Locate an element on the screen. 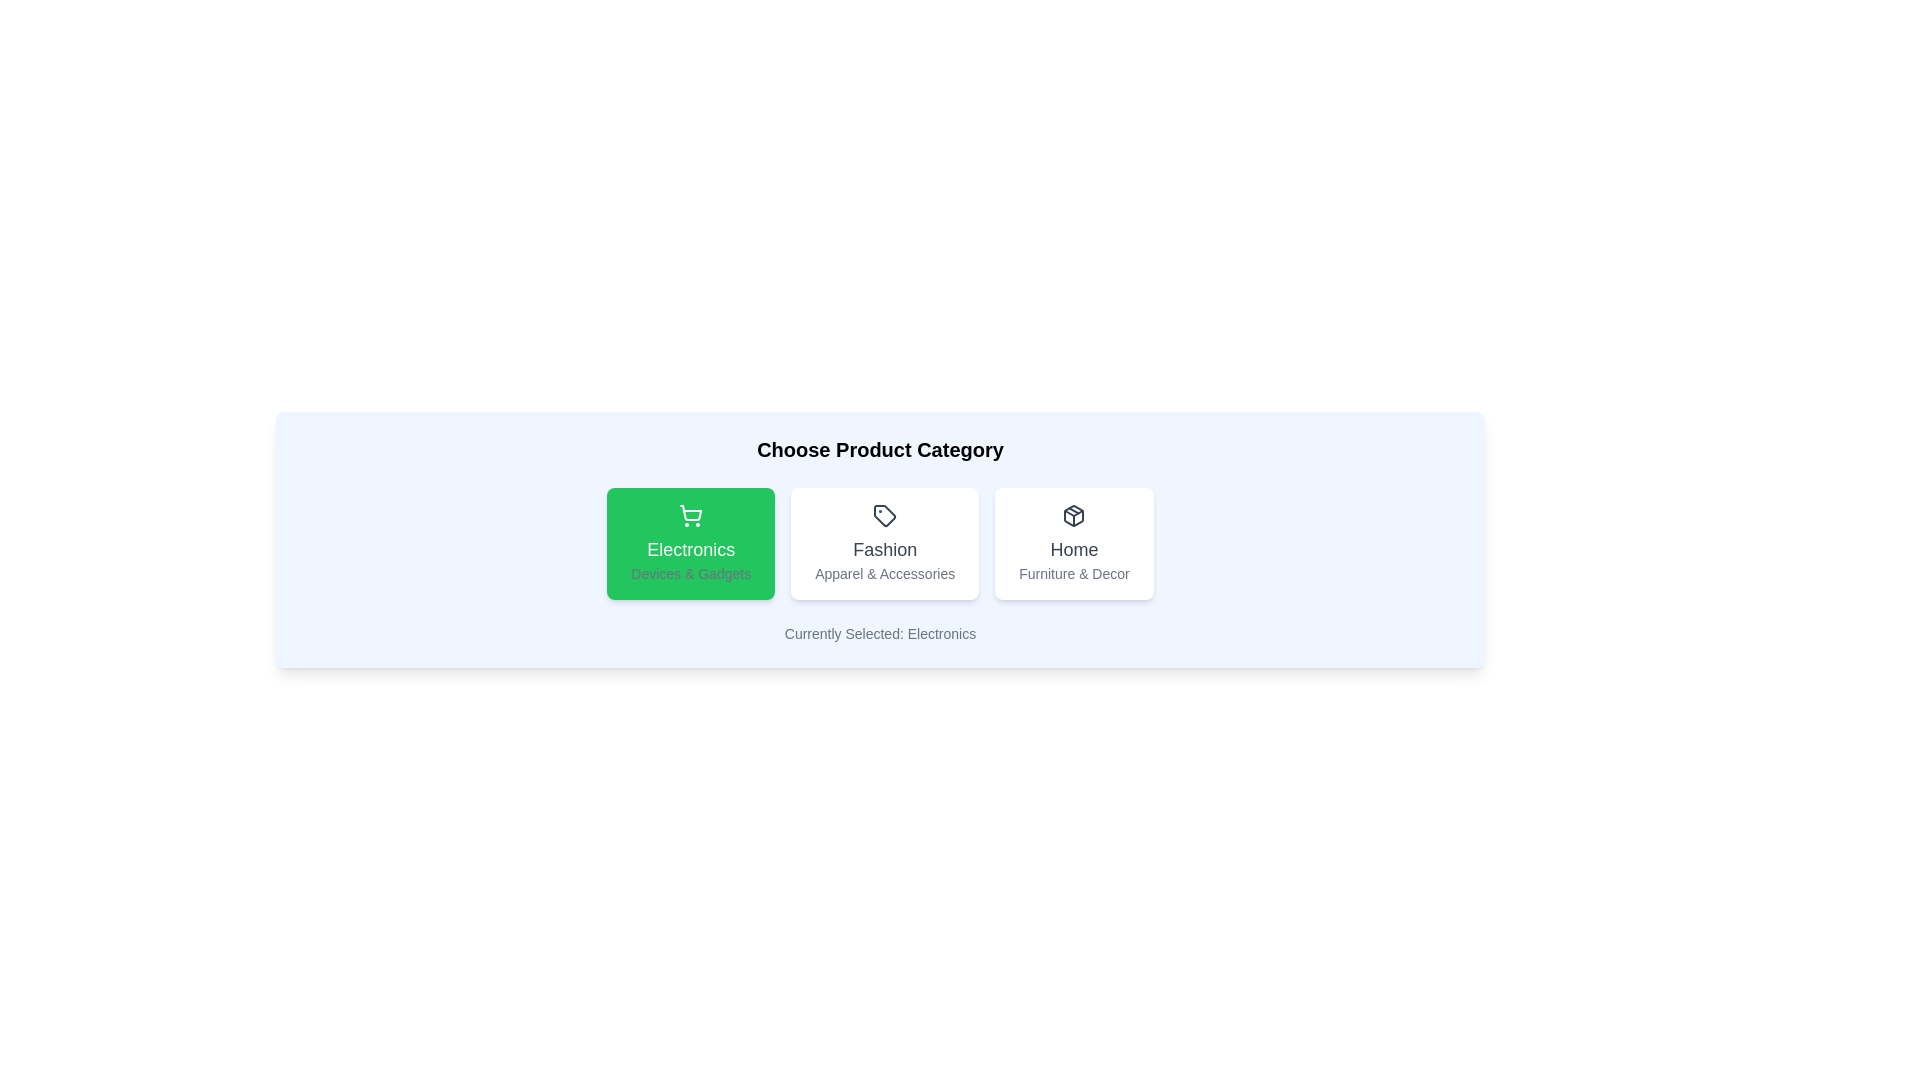 Image resolution: width=1920 pixels, height=1080 pixels. the category chip labeled Electronics is located at coordinates (691, 543).